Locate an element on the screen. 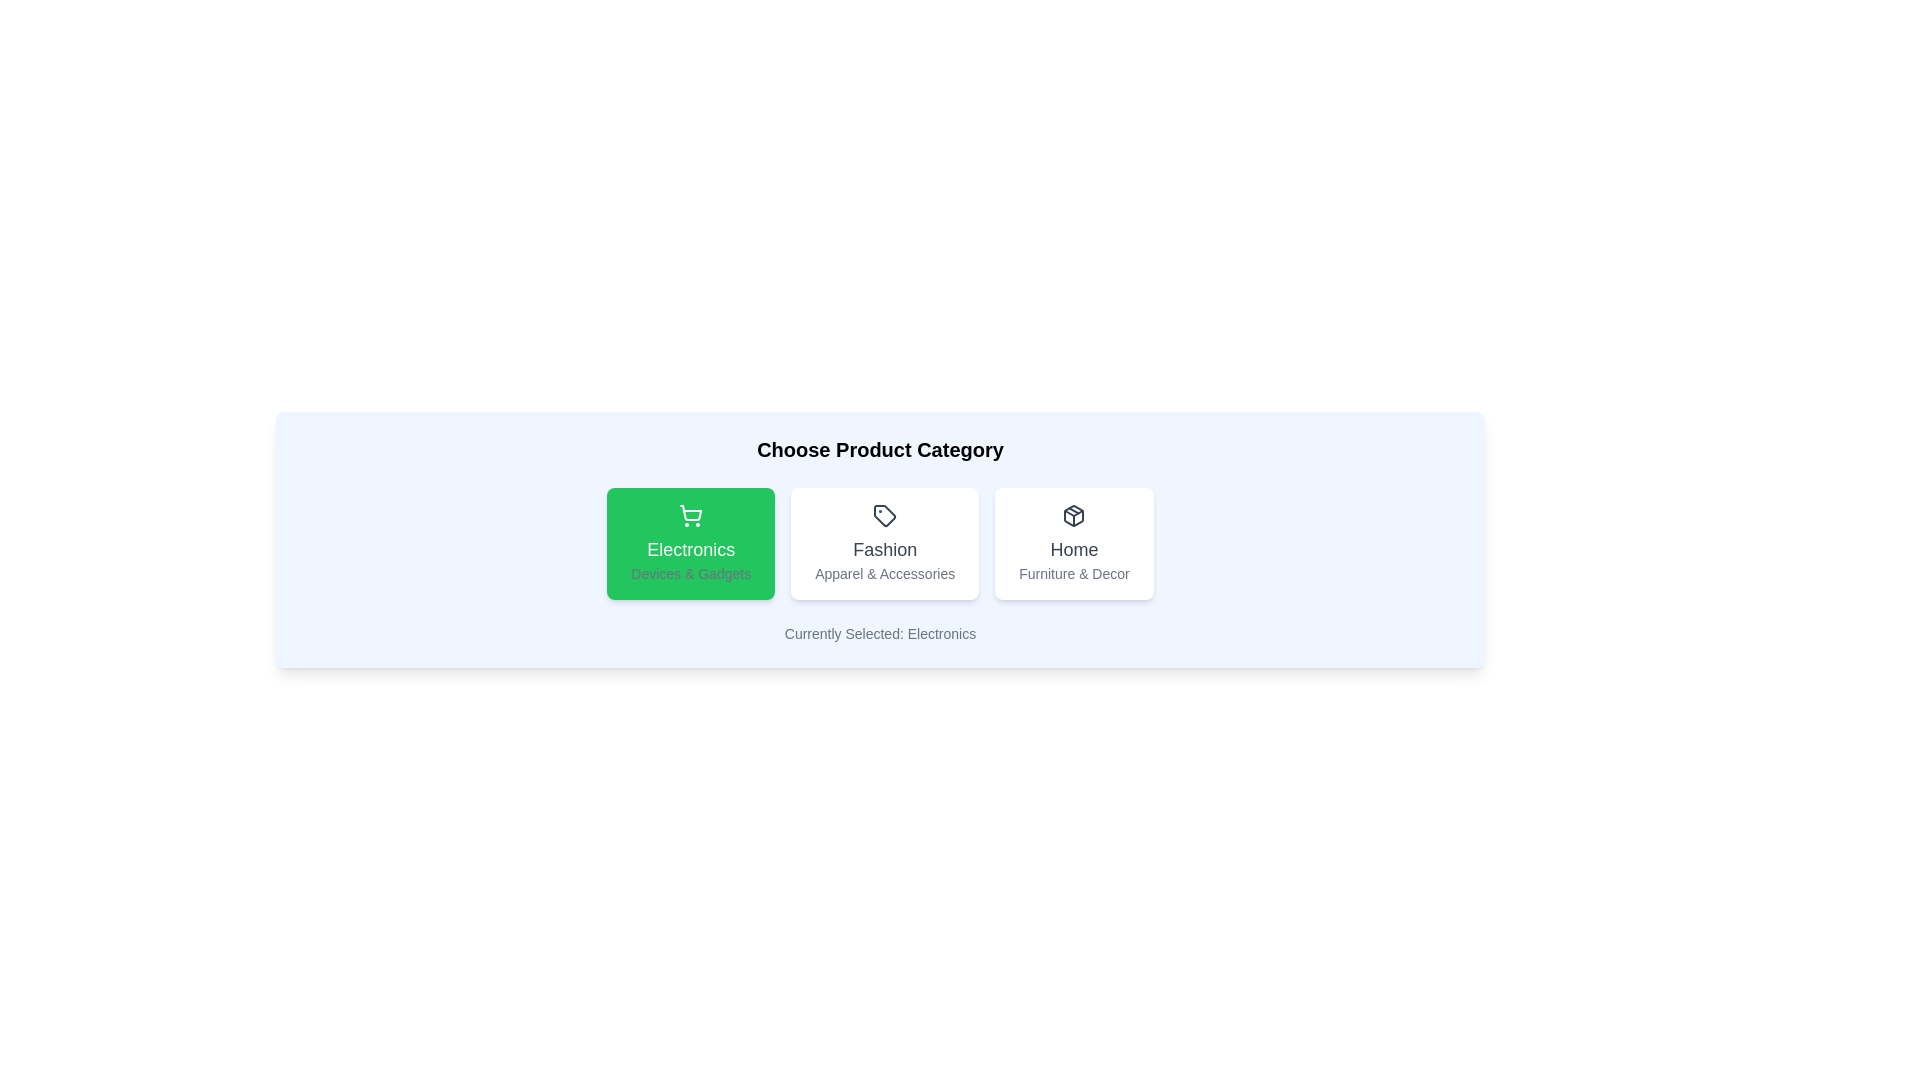 Image resolution: width=1920 pixels, height=1080 pixels. the category chip labeled Electronics is located at coordinates (691, 543).